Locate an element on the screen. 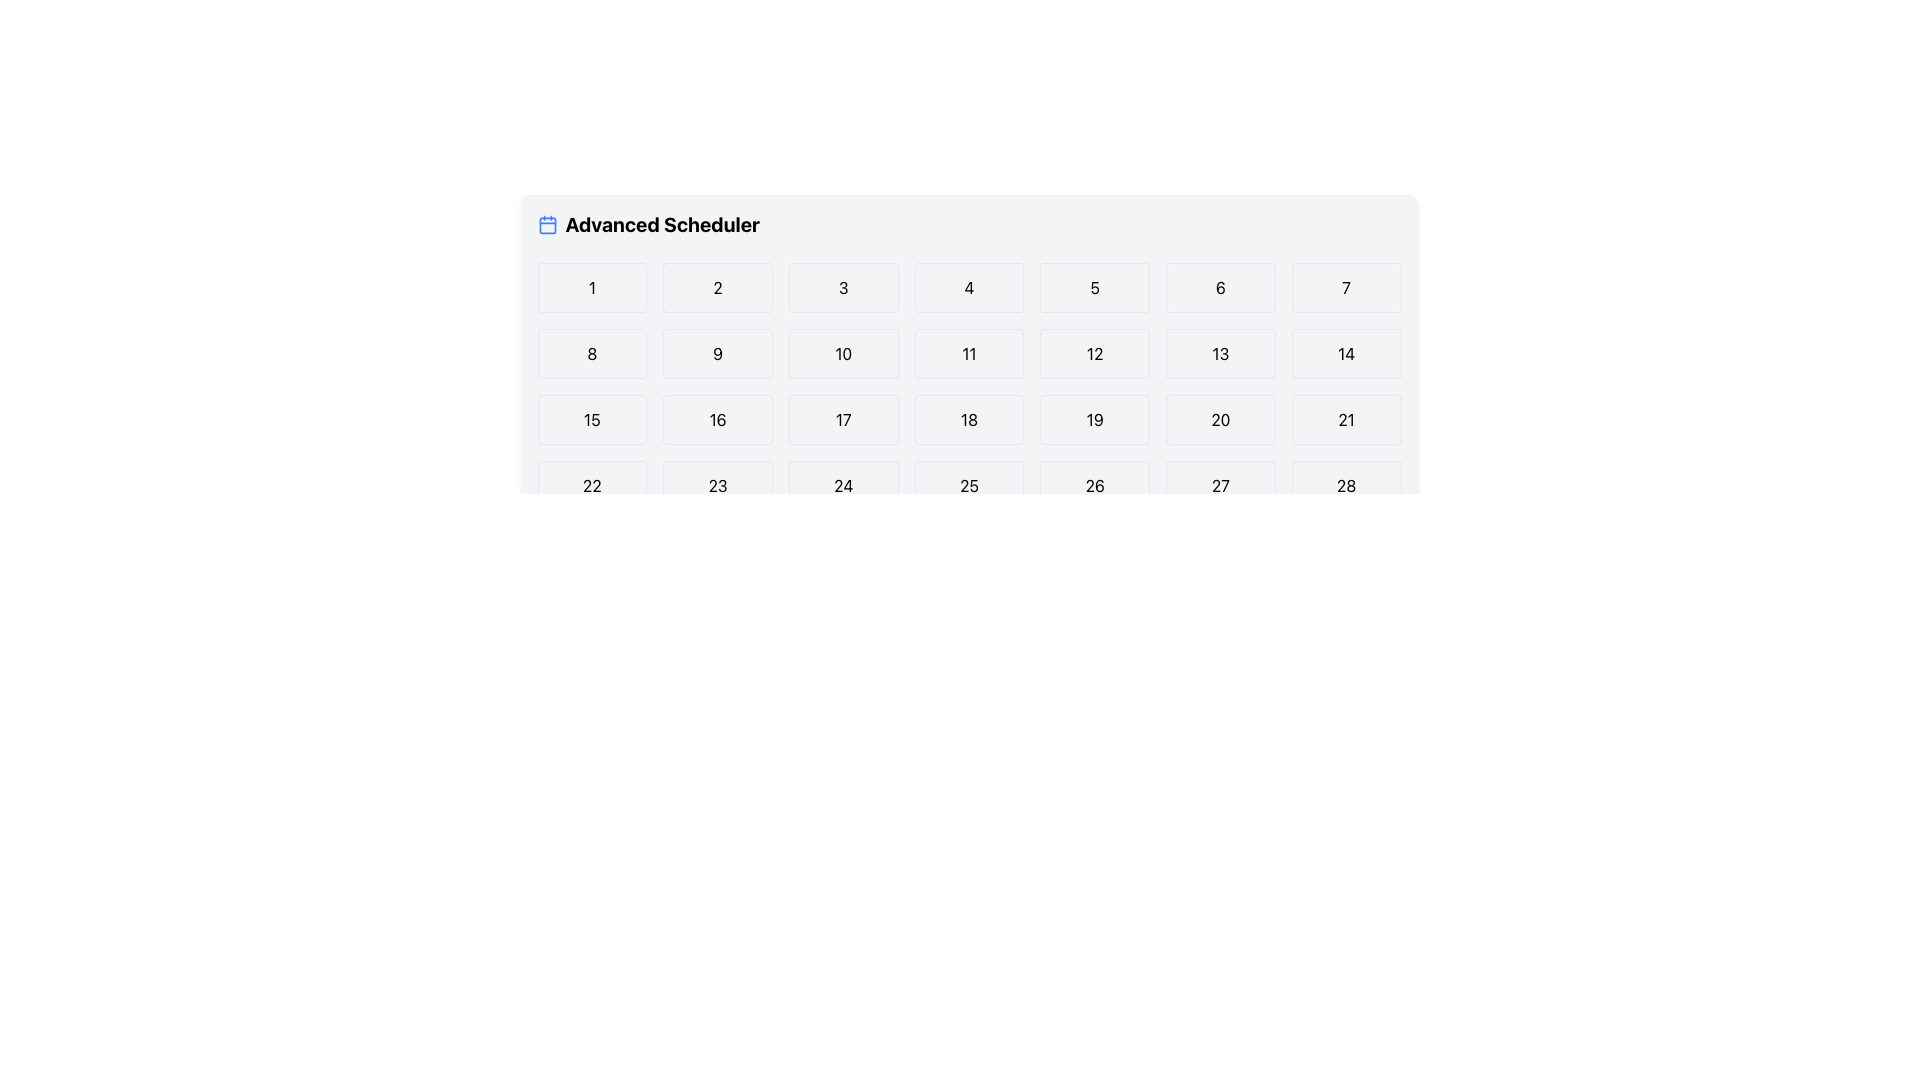 This screenshot has width=1920, height=1080. the button labeled '14' located is located at coordinates (1346, 353).